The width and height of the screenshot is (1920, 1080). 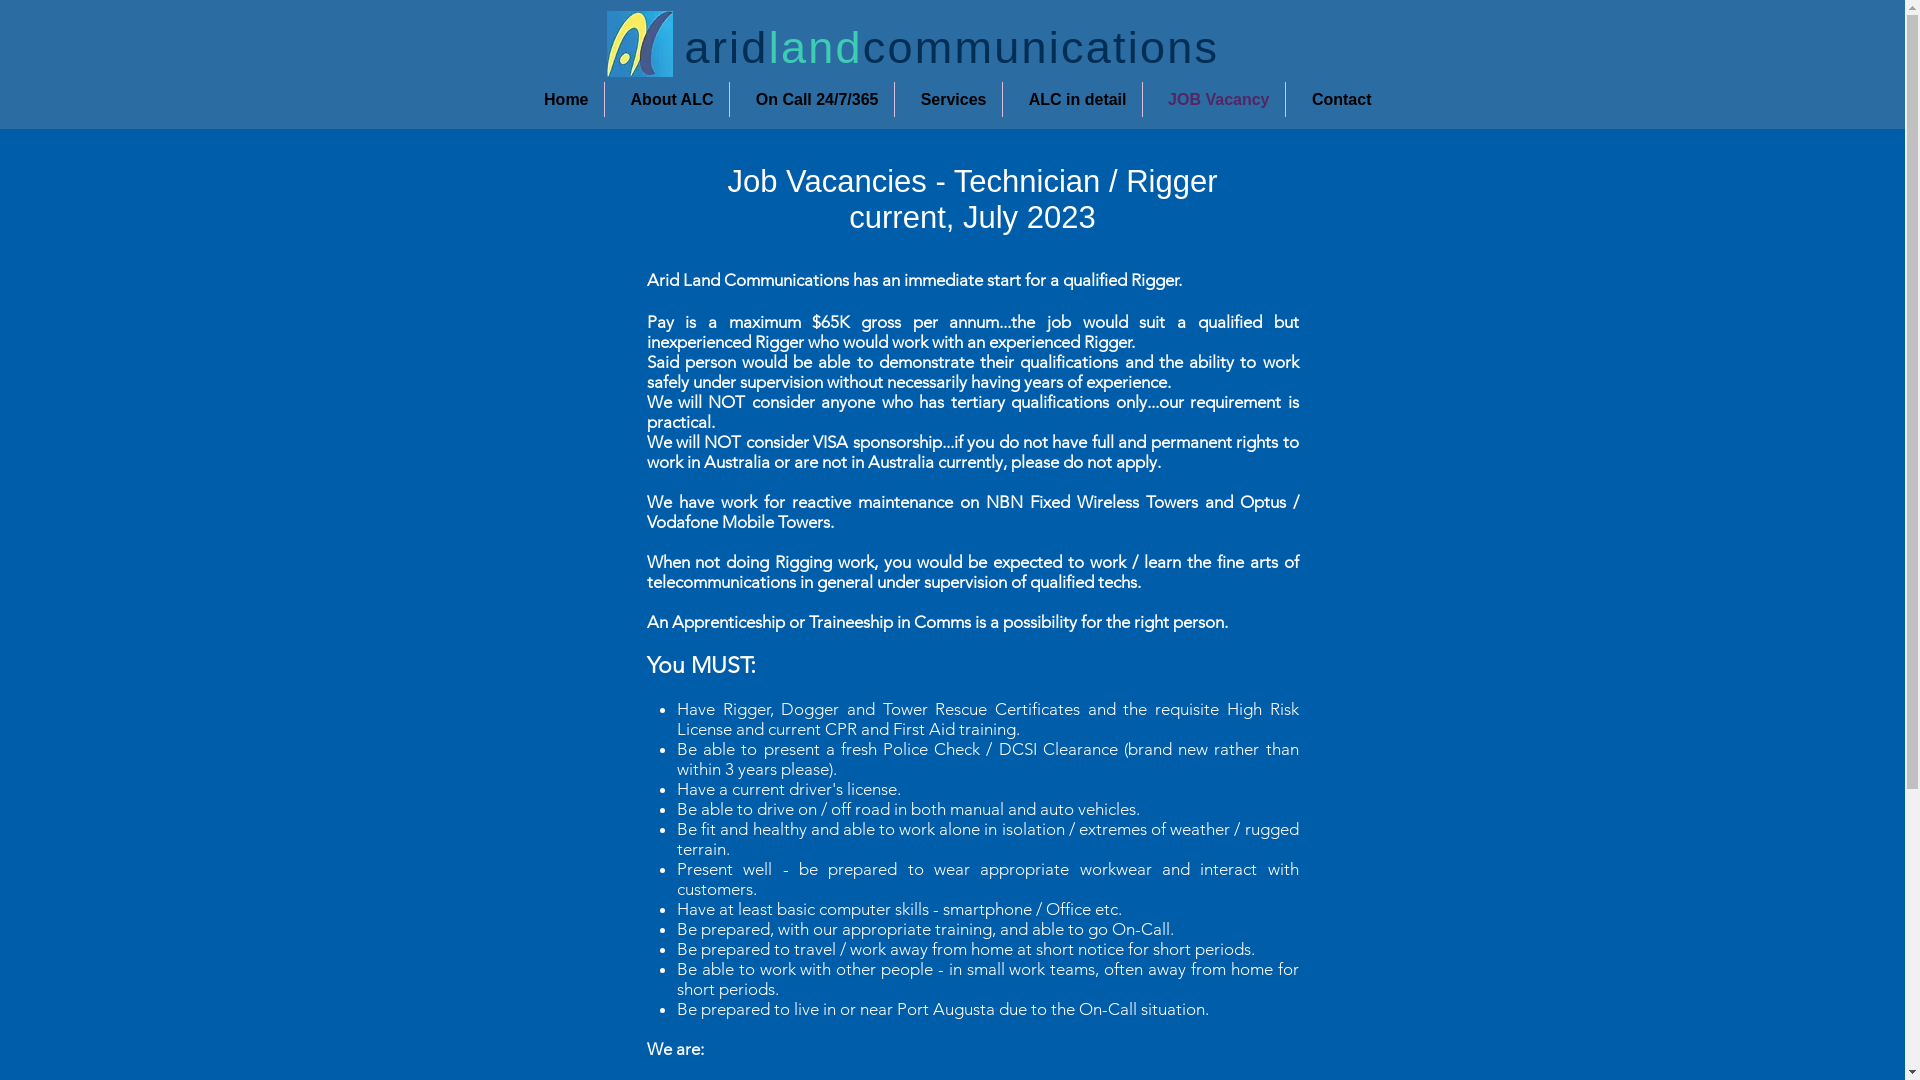 What do you see at coordinates (863, 46) in the screenshot?
I see `'communications'` at bounding box center [863, 46].